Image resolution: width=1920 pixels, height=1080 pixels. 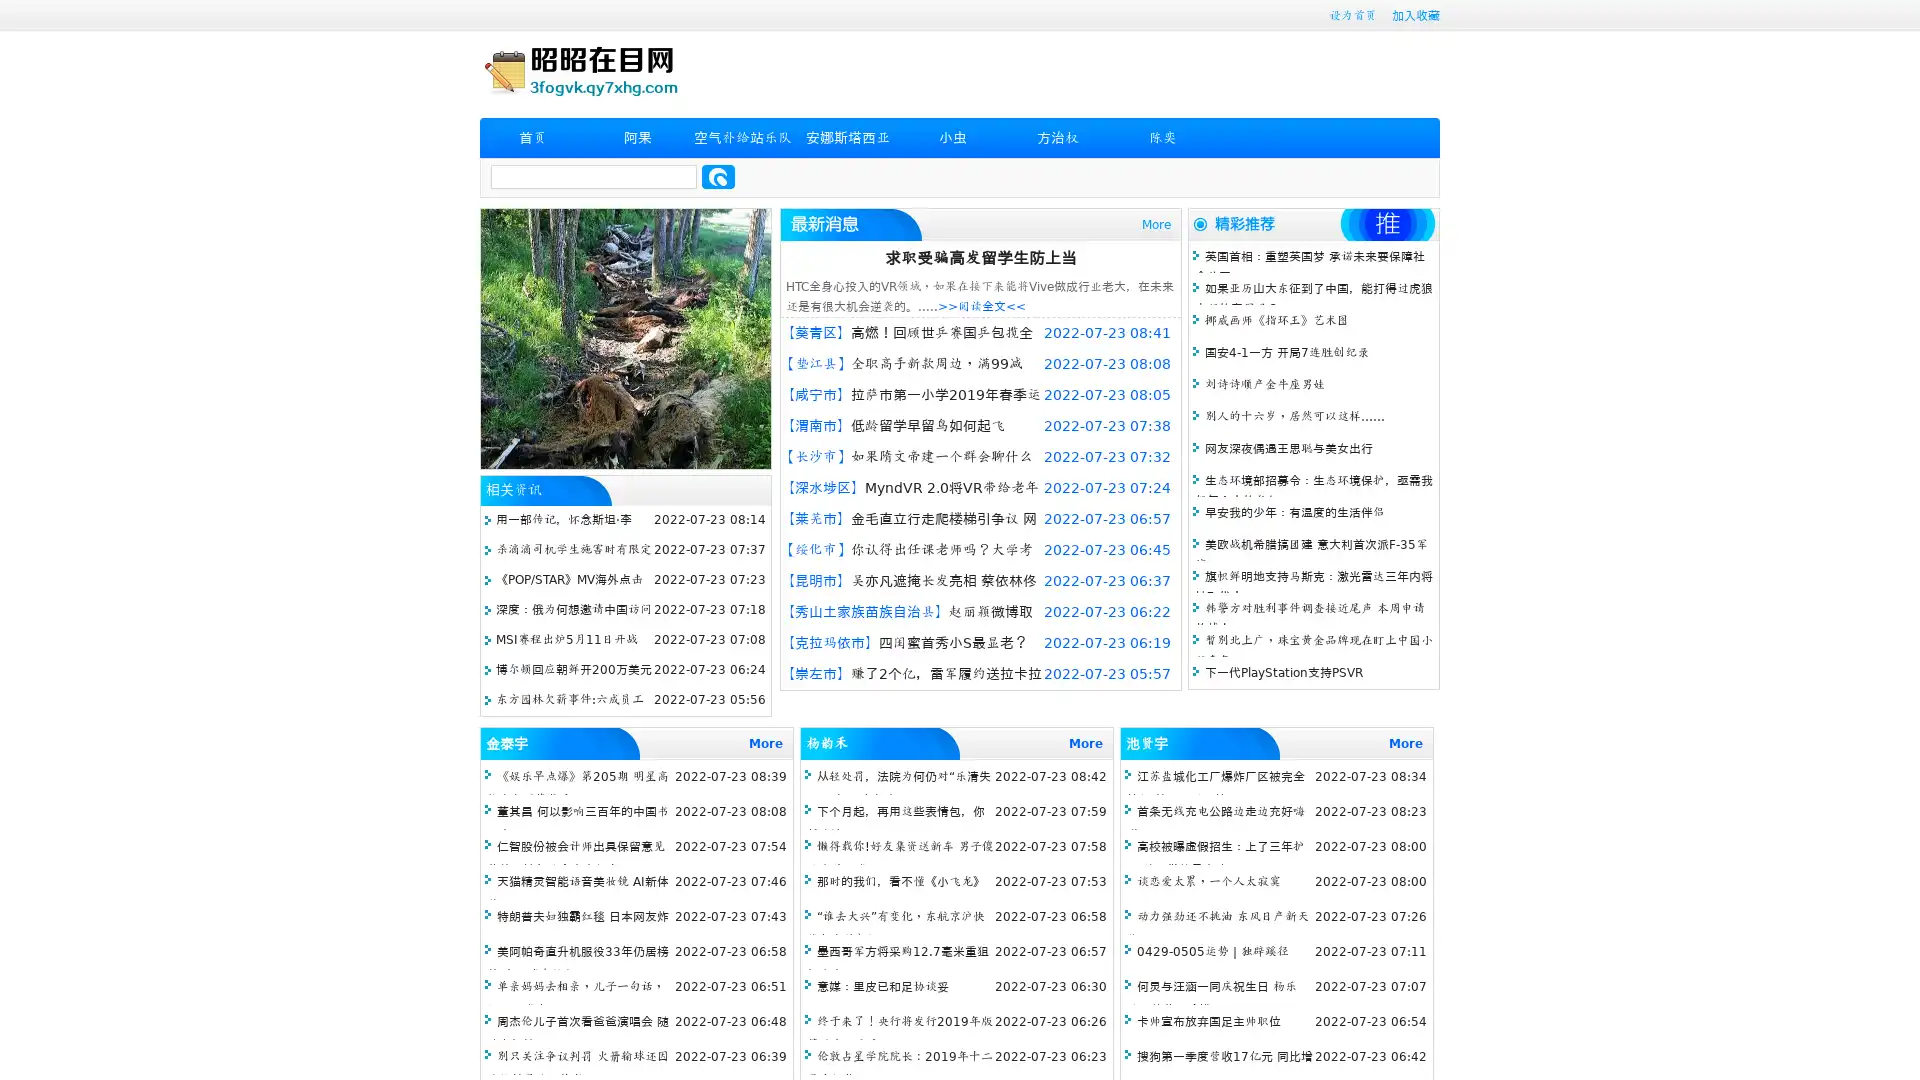 I want to click on Search, so click(x=718, y=176).